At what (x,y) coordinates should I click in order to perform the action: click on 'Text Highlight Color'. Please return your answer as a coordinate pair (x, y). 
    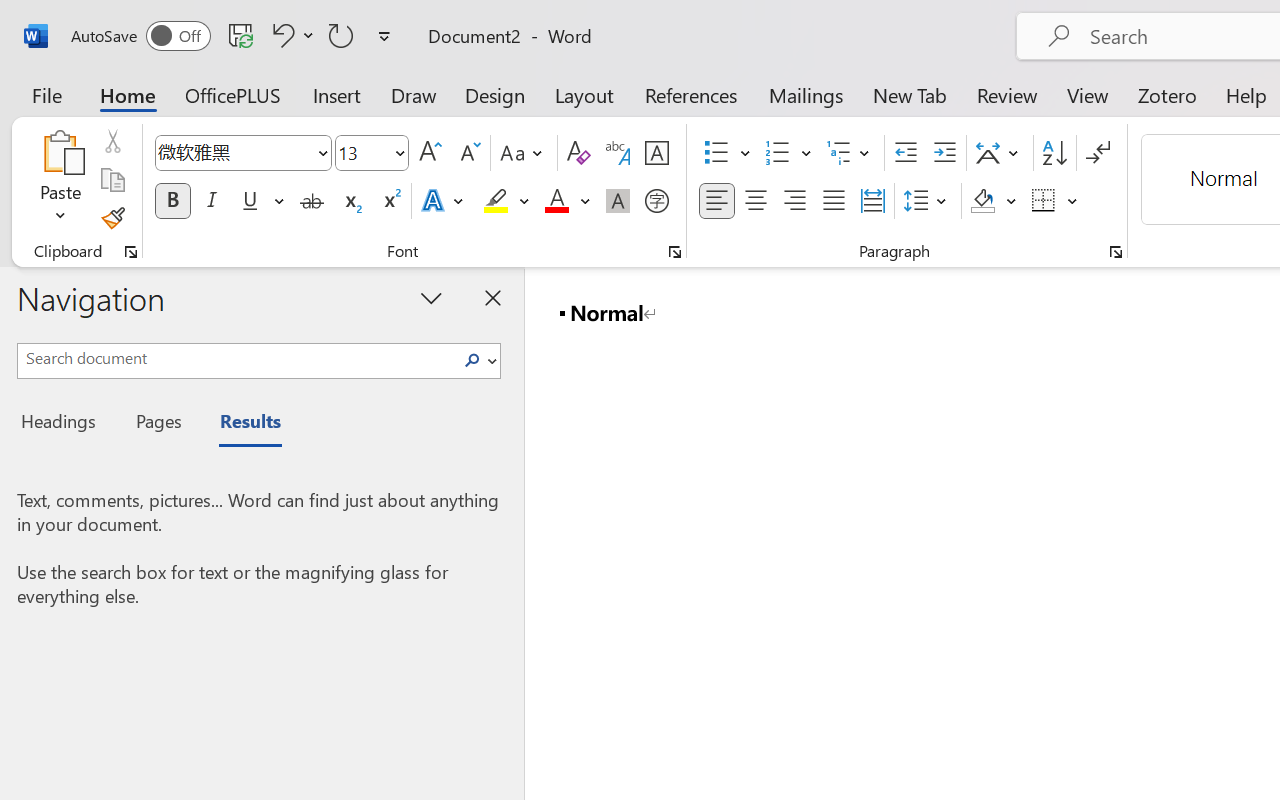
    Looking at the image, I should click on (506, 201).